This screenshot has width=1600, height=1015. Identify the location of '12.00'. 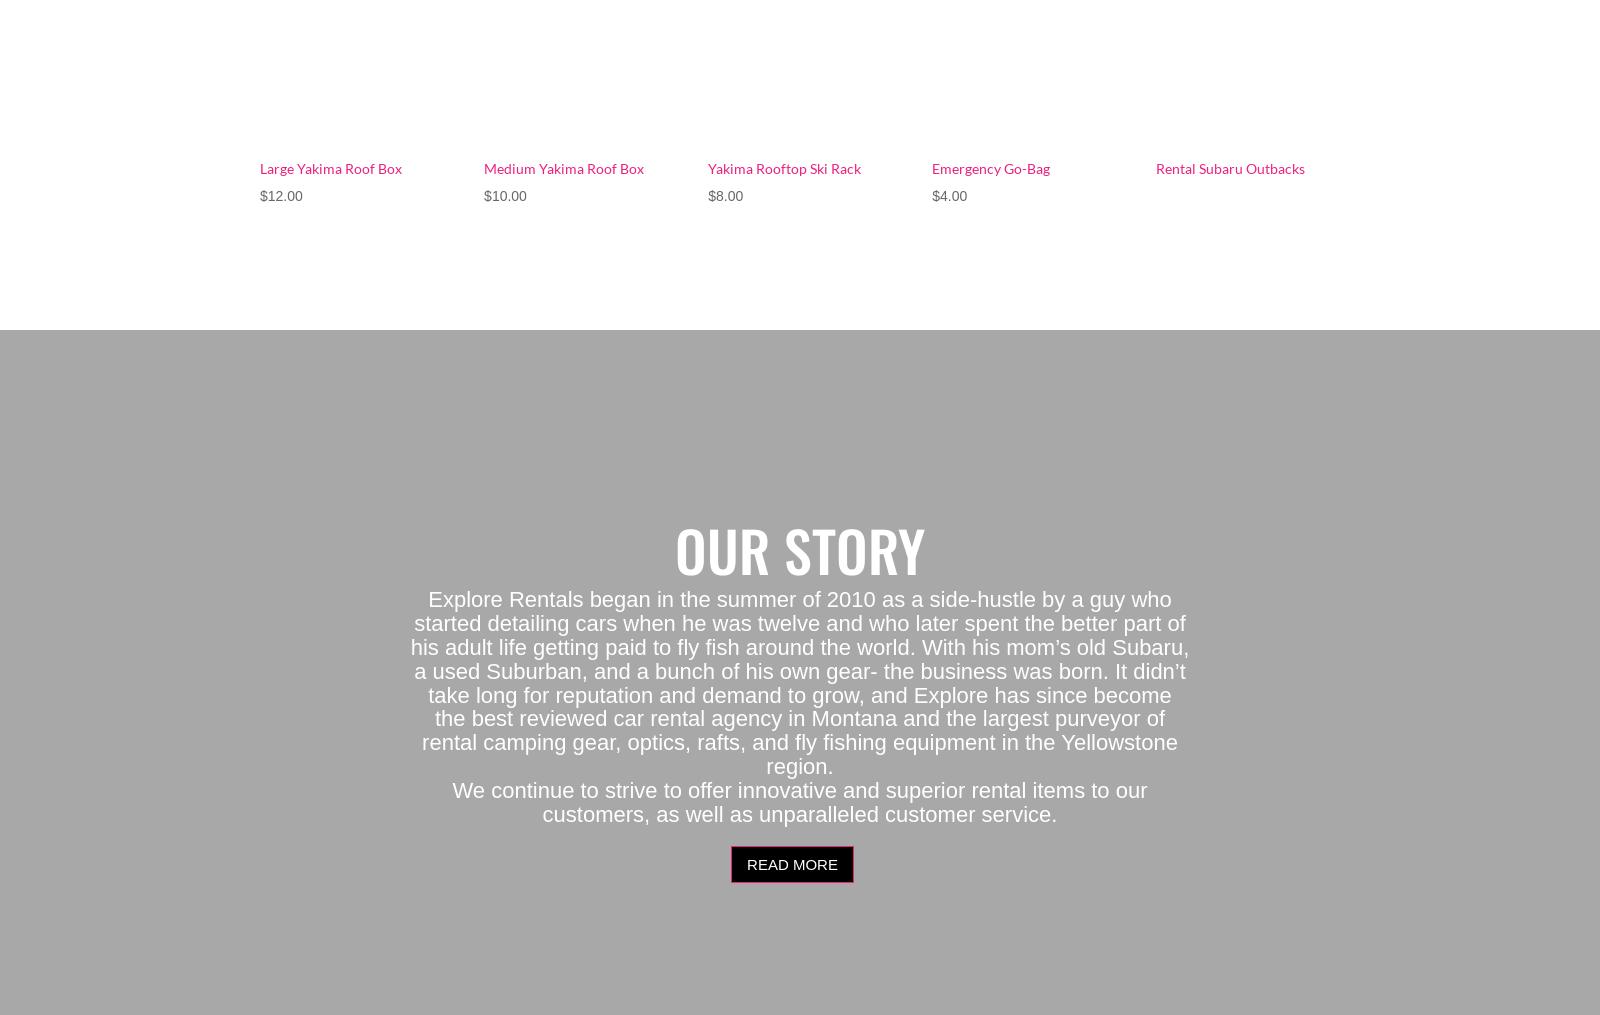
(284, 193).